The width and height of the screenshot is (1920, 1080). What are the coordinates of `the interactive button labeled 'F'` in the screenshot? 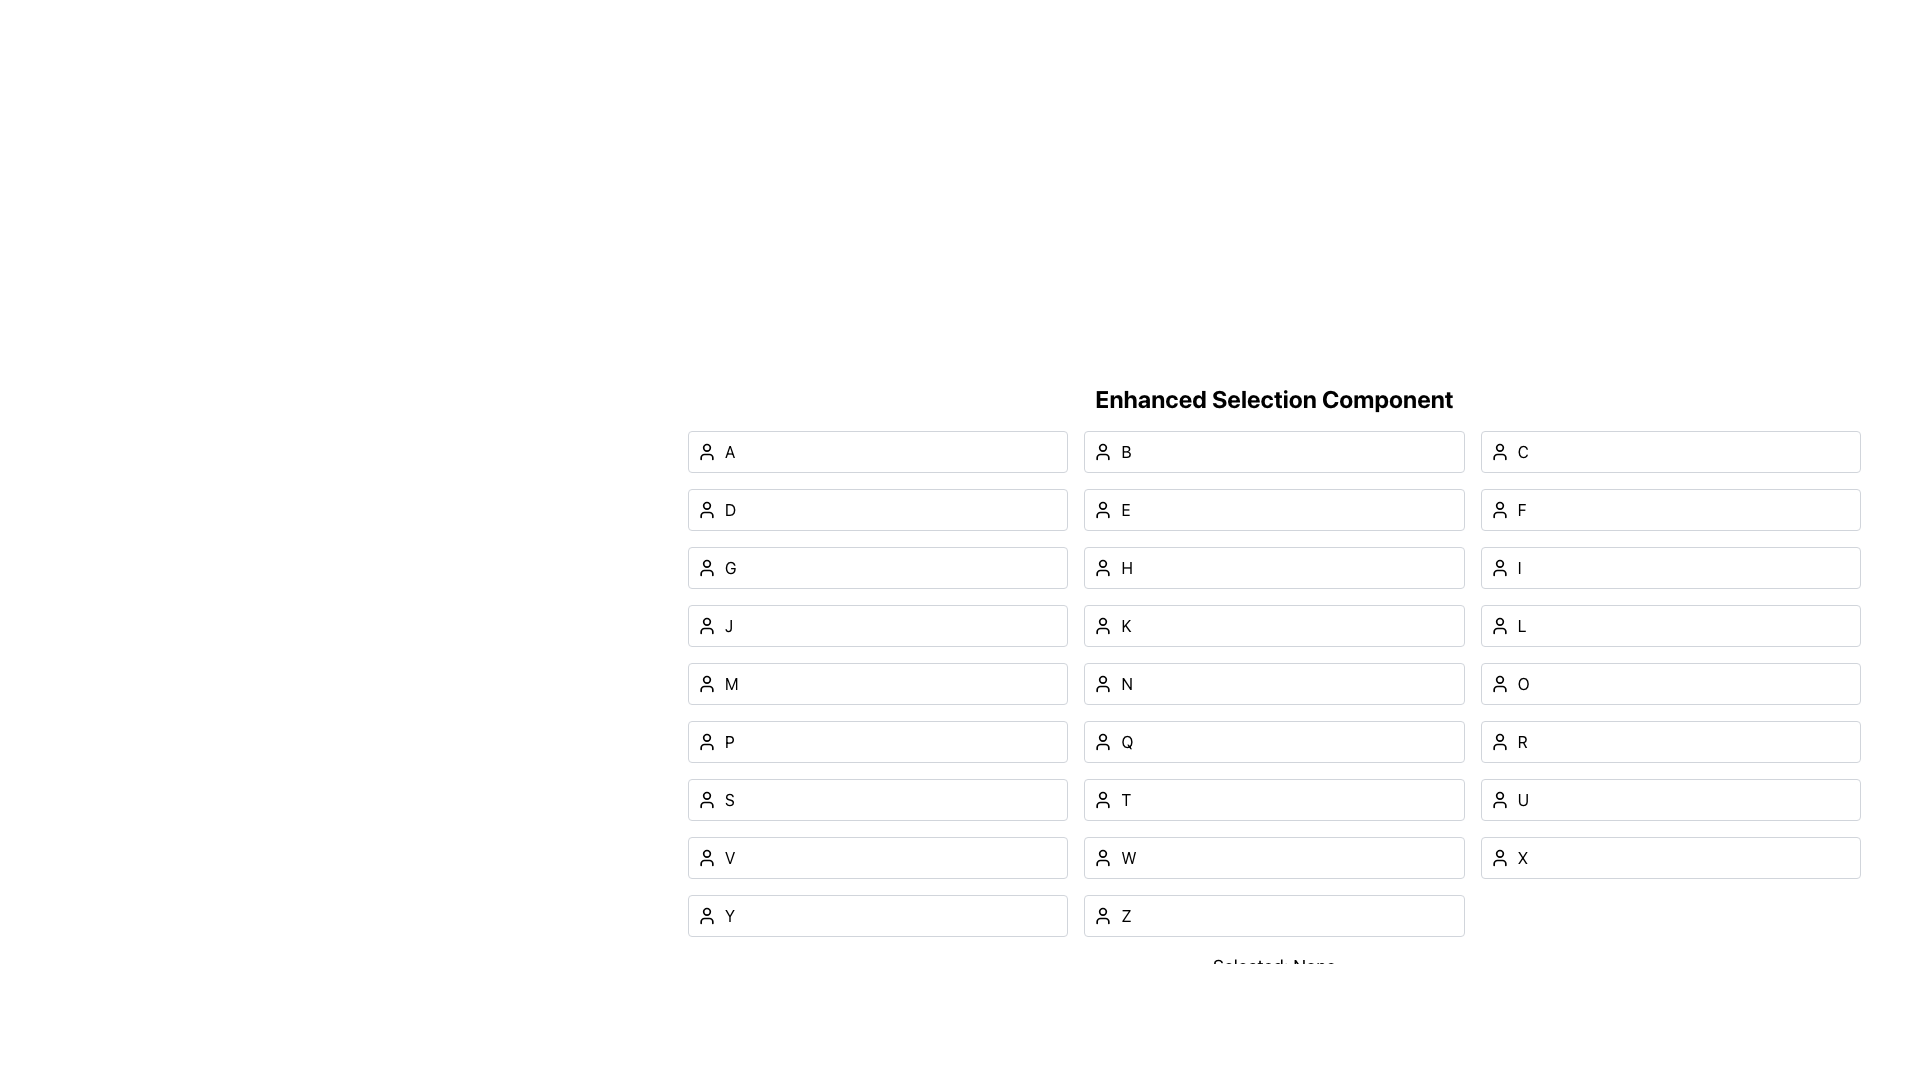 It's located at (1670, 508).